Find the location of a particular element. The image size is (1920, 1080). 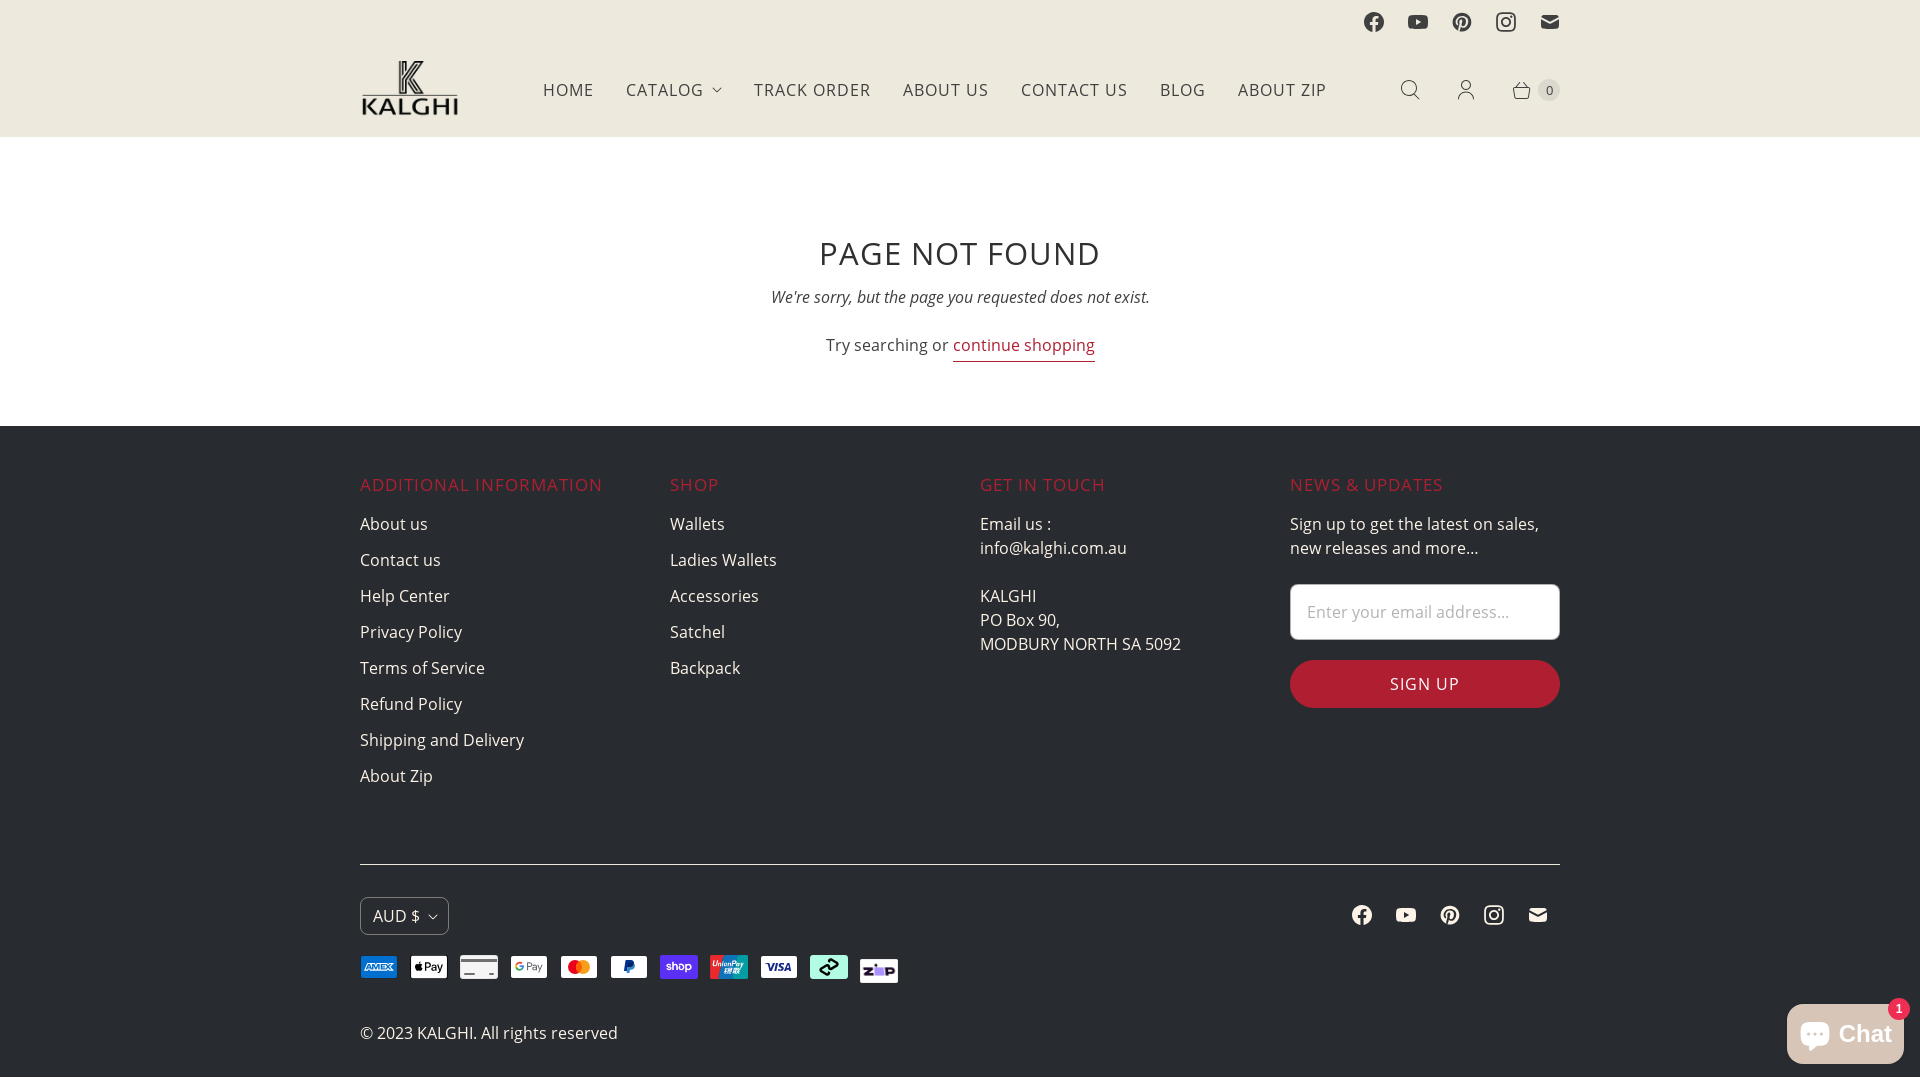

'Refund Policy' is located at coordinates (410, 703).